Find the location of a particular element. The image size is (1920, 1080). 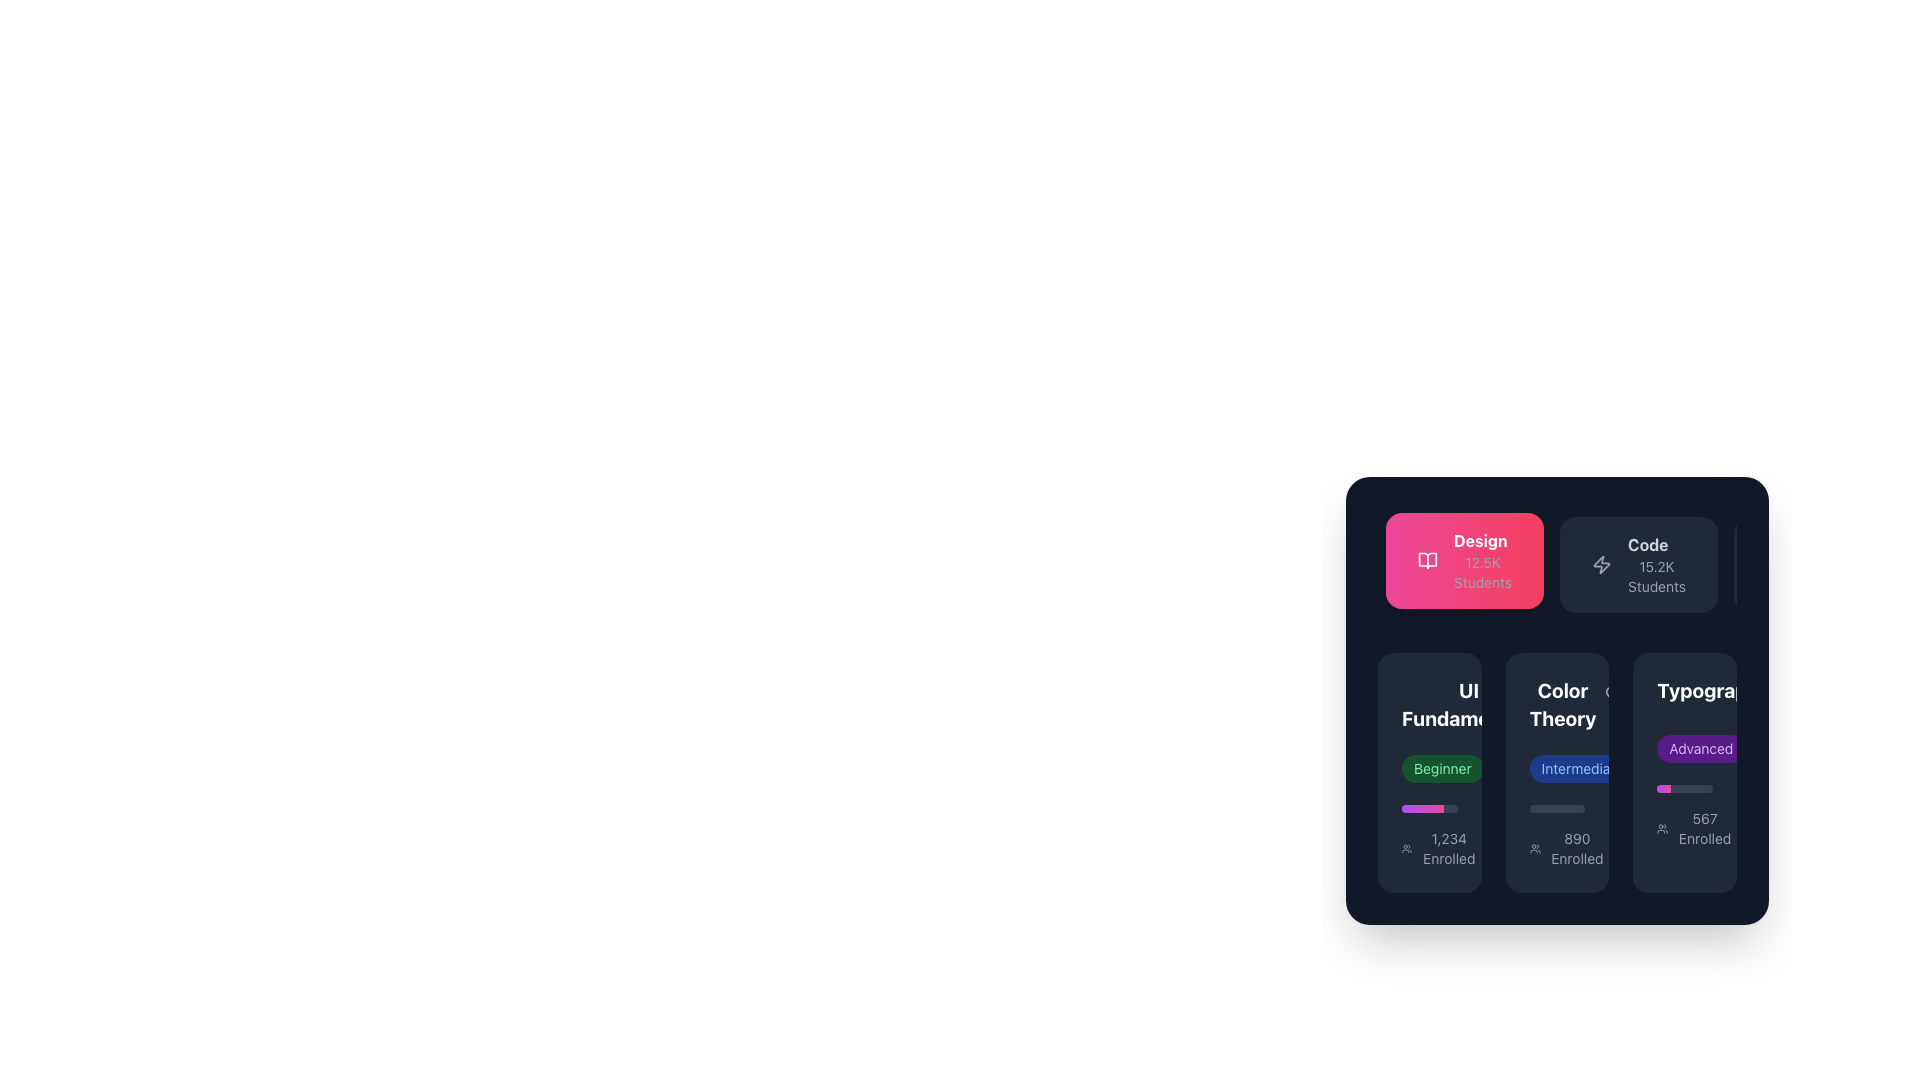

the user community icon, which is a line art design resembling a group of users, located to the left of the '890 Enrolled' text is located at coordinates (1534, 848).